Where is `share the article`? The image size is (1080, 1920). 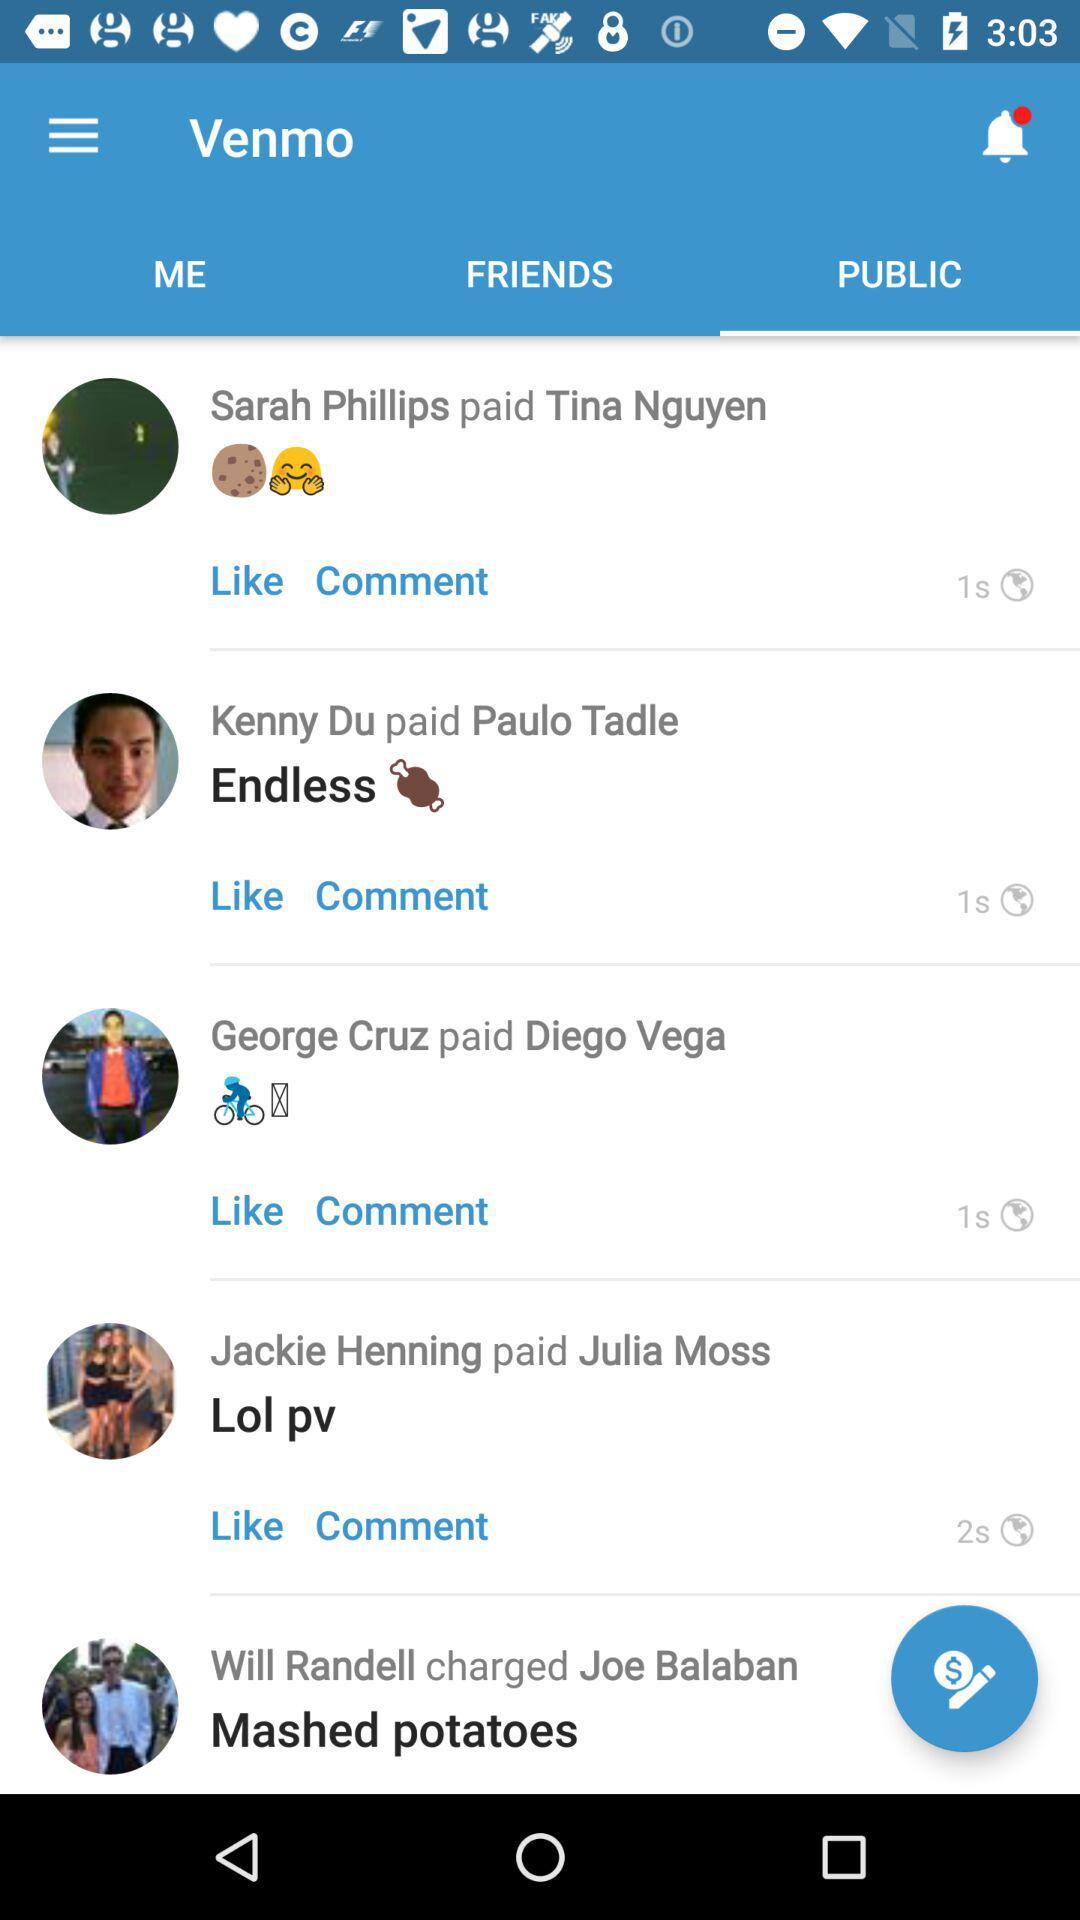
share the article is located at coordinates (110, 760).